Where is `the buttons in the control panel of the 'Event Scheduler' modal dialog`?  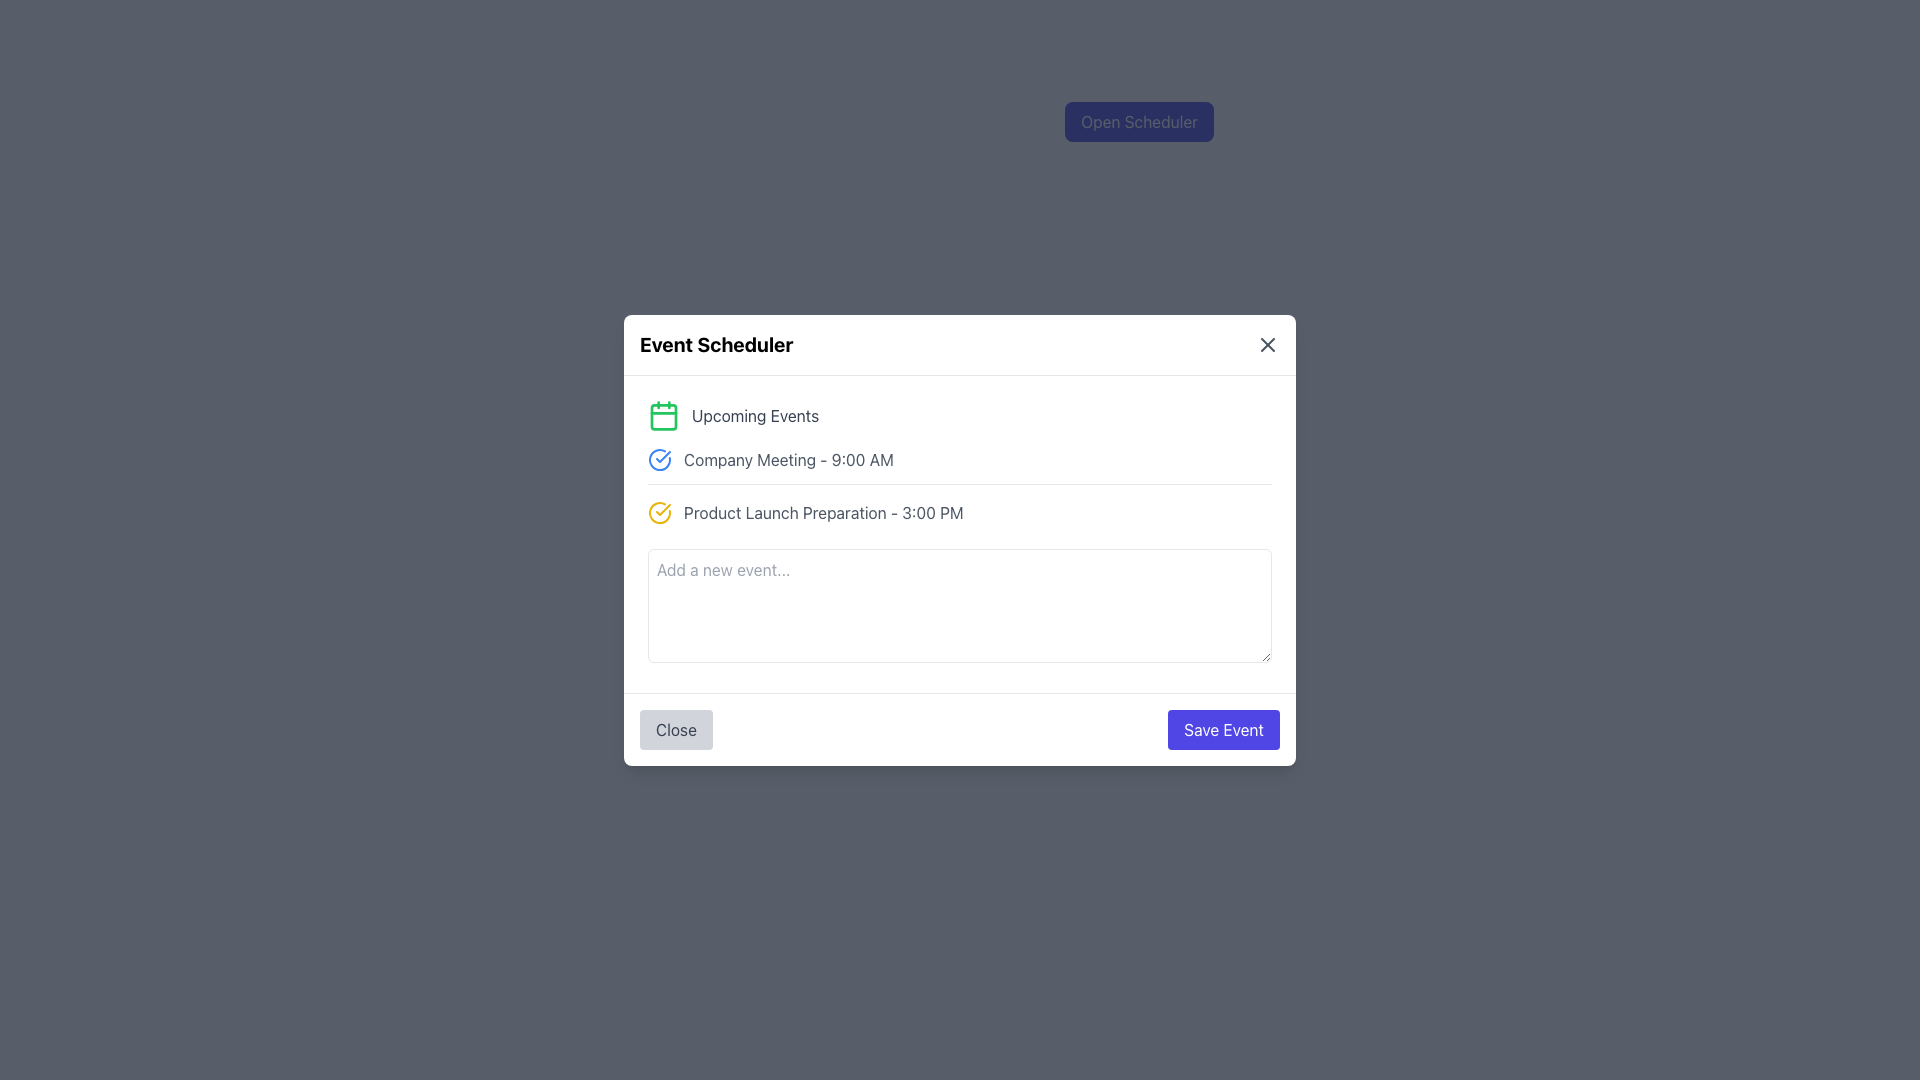 the buttons in the control panel of the 'Event Scheduler' modal dialog is located at coordinates (960, 729).